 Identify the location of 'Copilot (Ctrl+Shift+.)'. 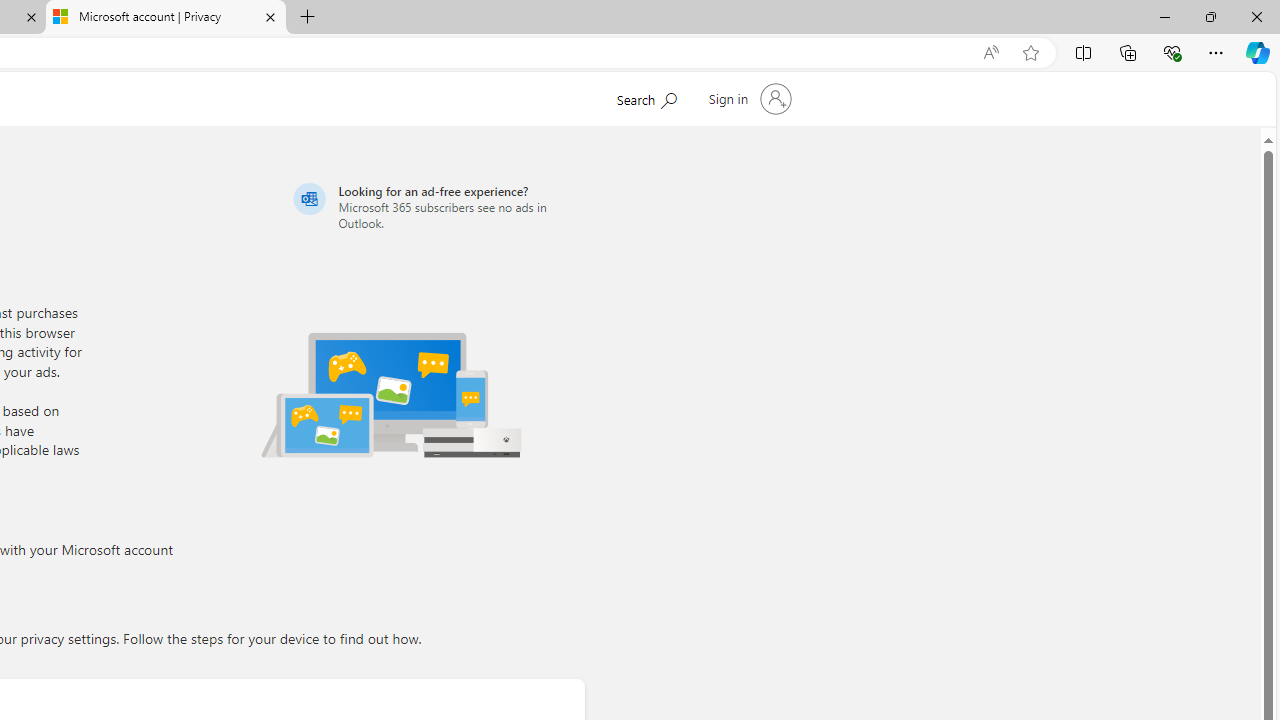
(1257, 51).